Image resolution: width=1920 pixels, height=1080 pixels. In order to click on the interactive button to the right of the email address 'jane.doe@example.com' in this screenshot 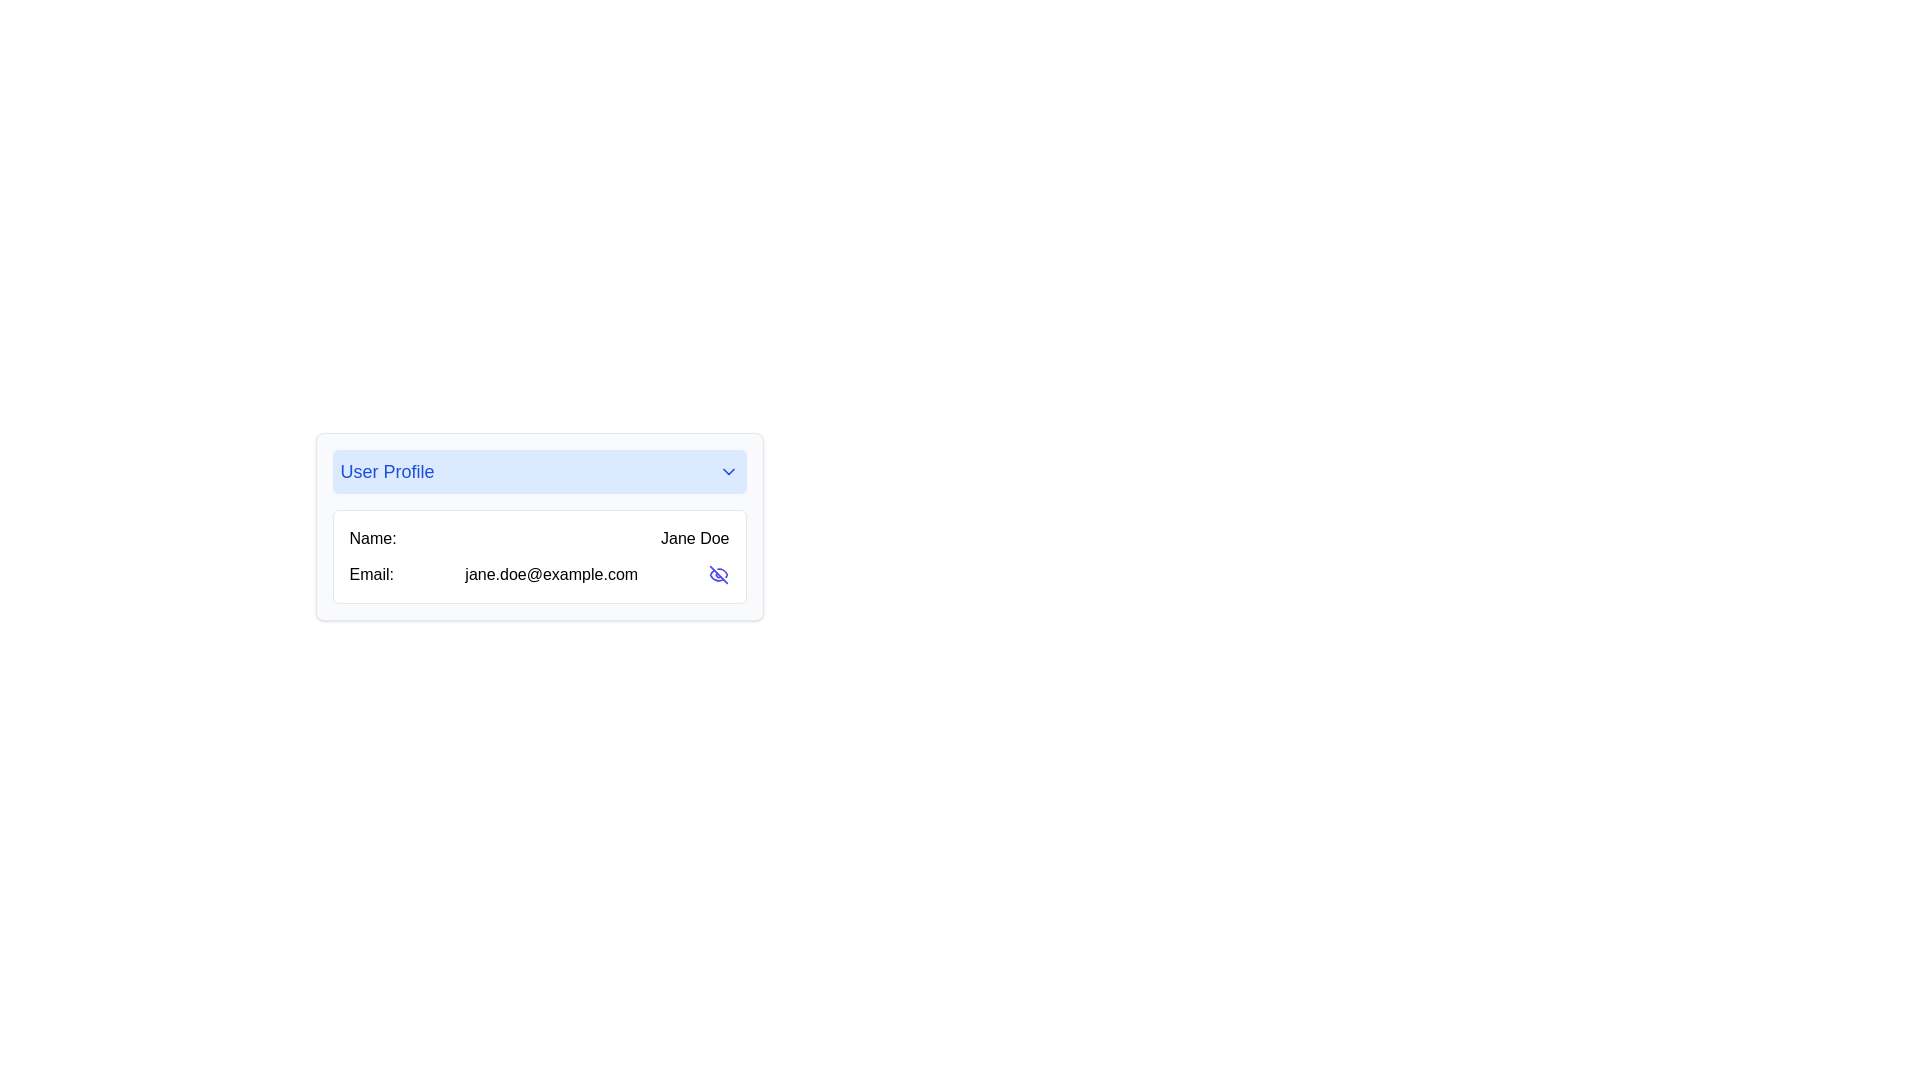, I will do `click(719, 574)`.